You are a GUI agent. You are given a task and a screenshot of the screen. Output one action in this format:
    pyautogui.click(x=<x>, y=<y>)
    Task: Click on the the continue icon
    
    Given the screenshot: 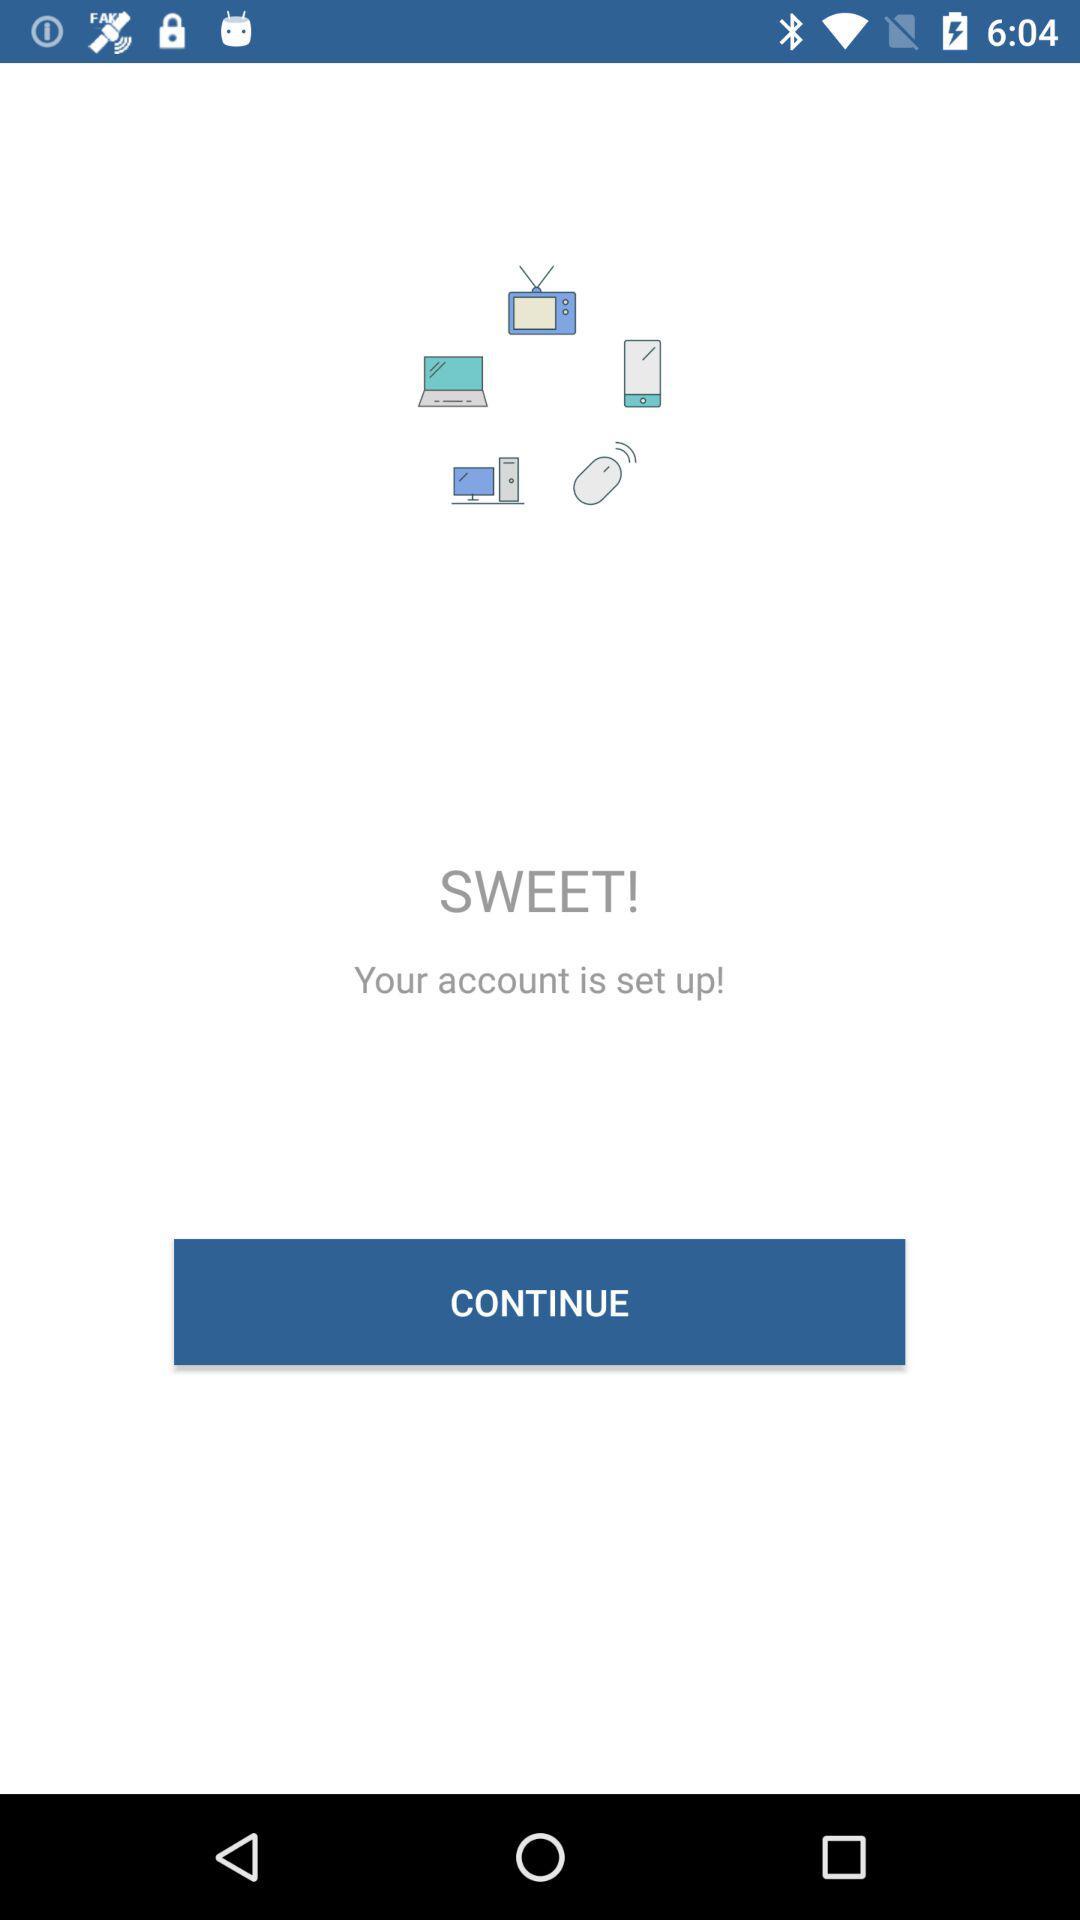 What is the action you would take?
    pyautogui.click(x=538, y=1301)
    